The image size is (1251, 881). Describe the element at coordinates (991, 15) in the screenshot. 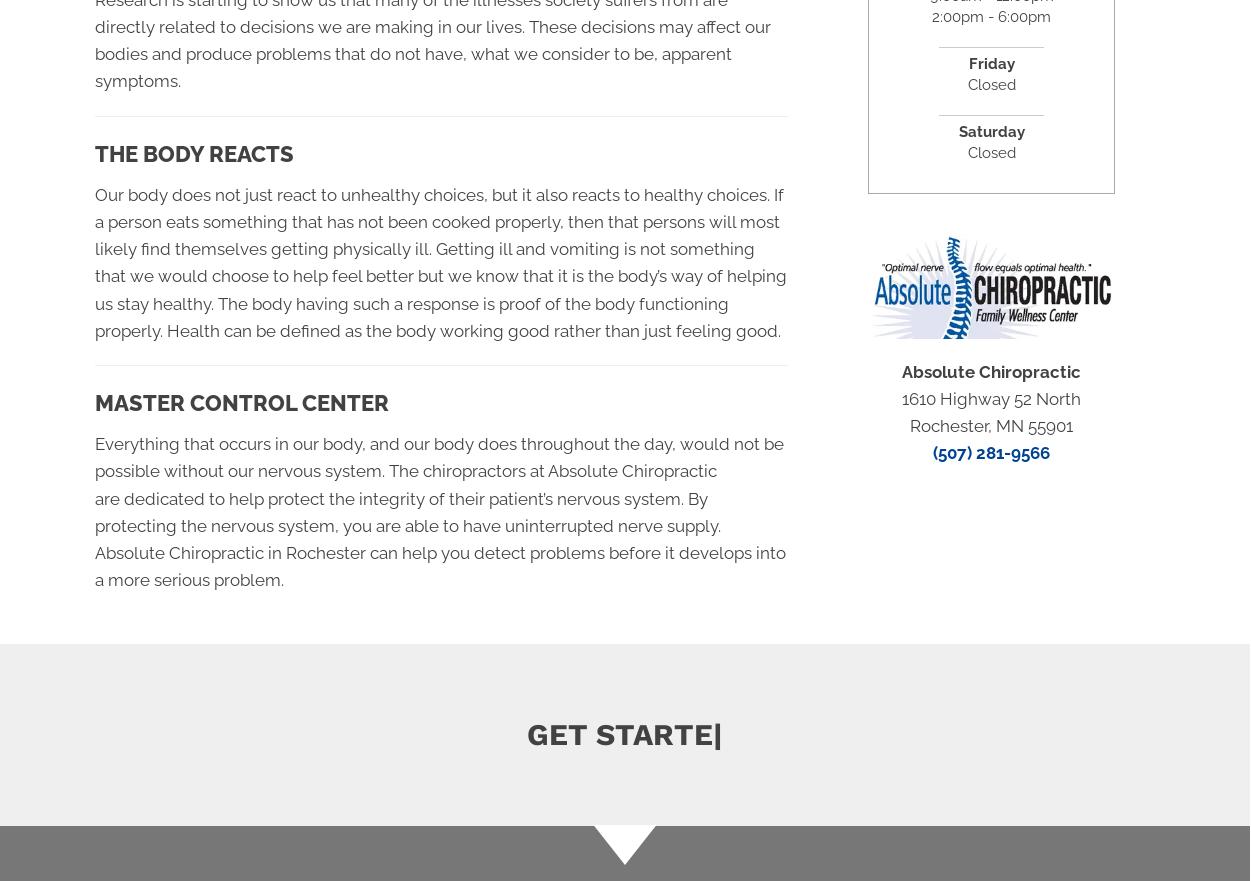

I see `'2:00pm - 6:00pm'` at that location.